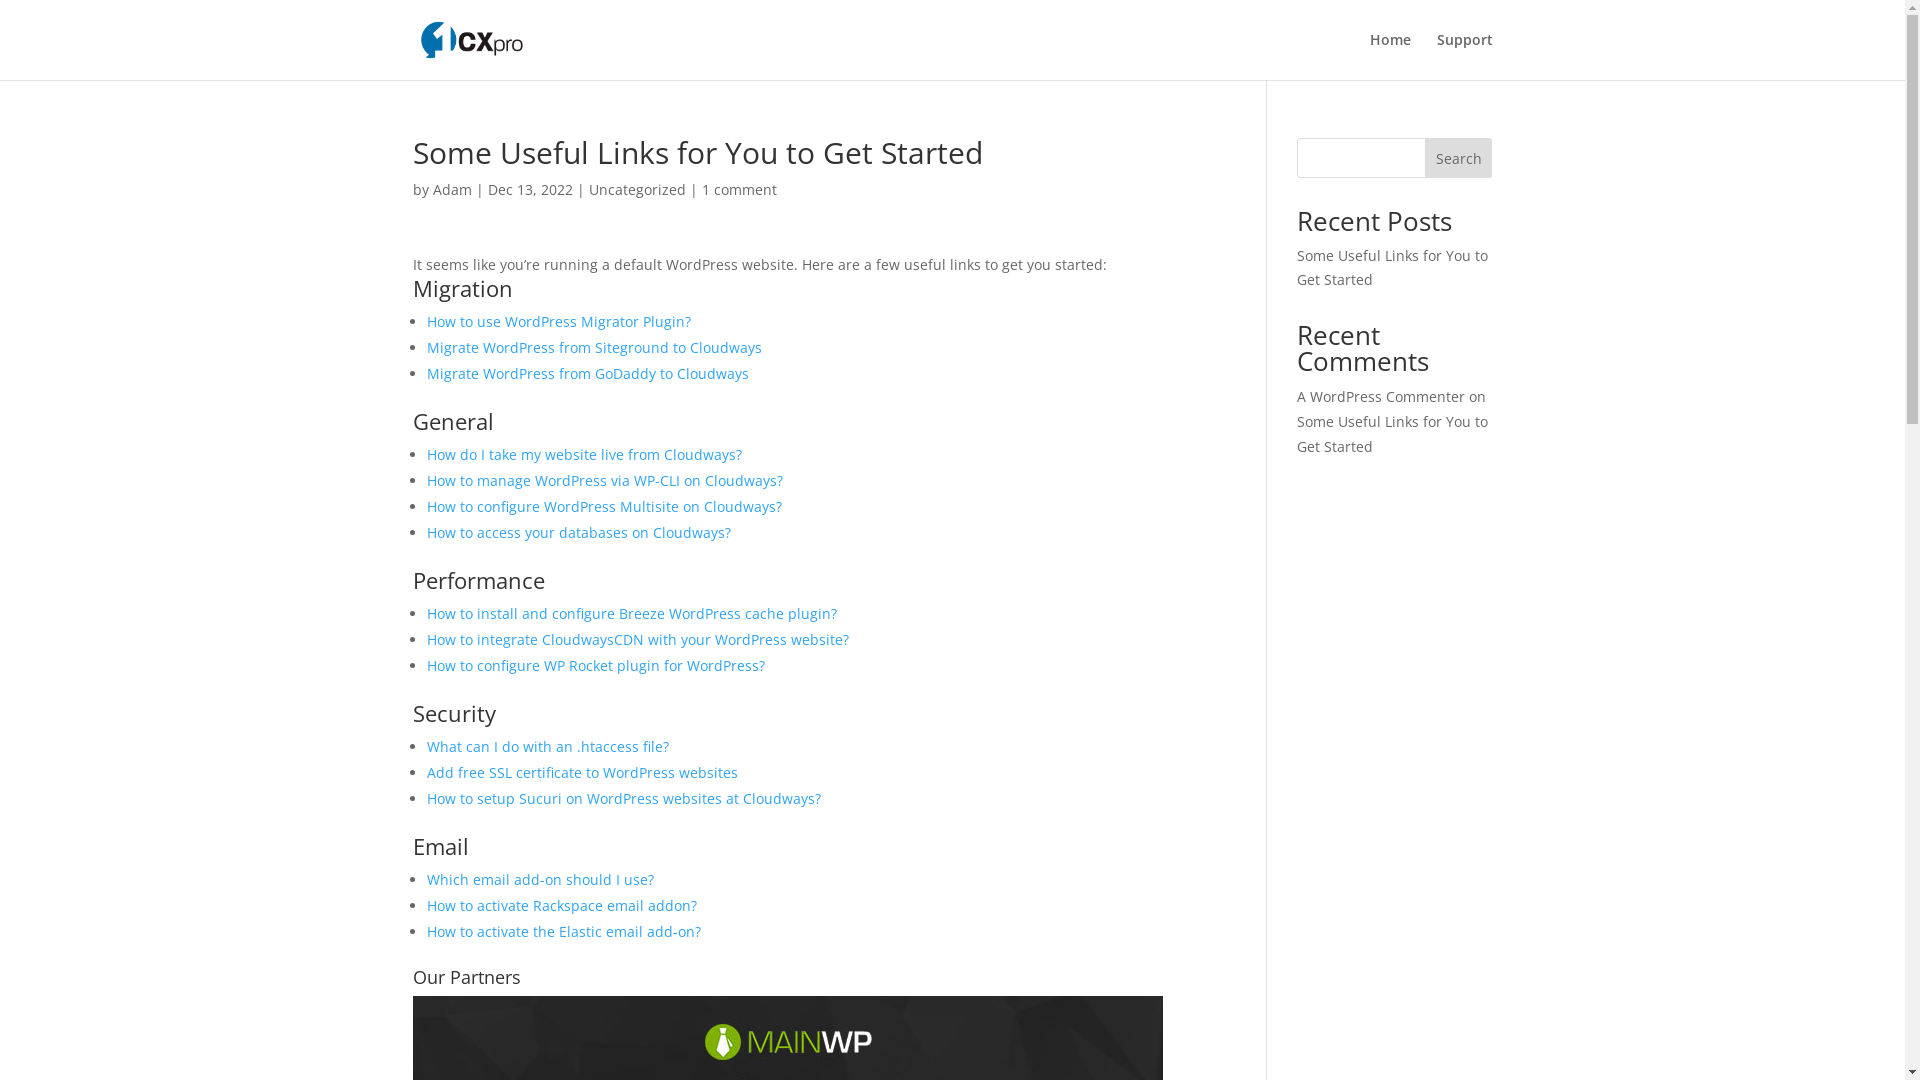  I want to click on 'Which email add-on should I use?', so click(539, 878).